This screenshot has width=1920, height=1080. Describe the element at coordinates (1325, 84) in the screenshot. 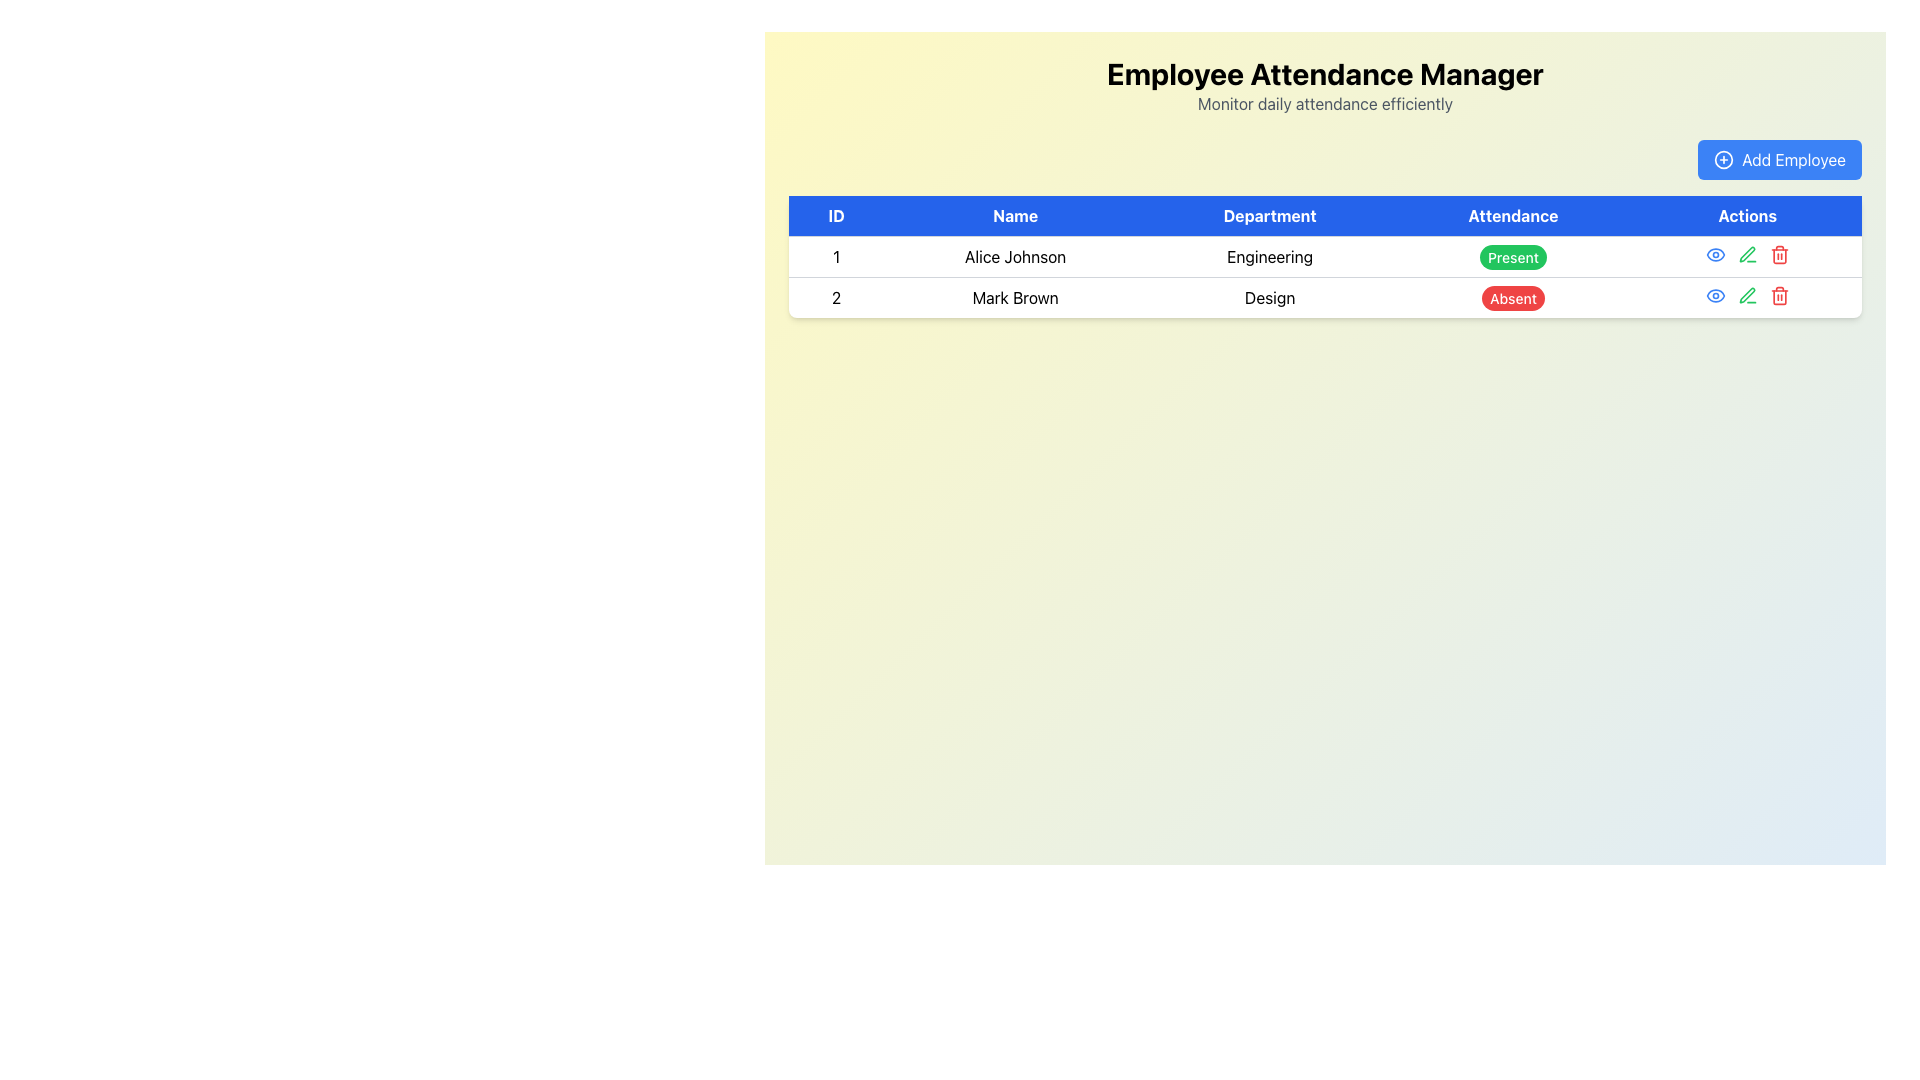

I see `the 'Employee Attendance Manager' header text, which is bold and large, located at the top of the page in a light gradient background` at that location.